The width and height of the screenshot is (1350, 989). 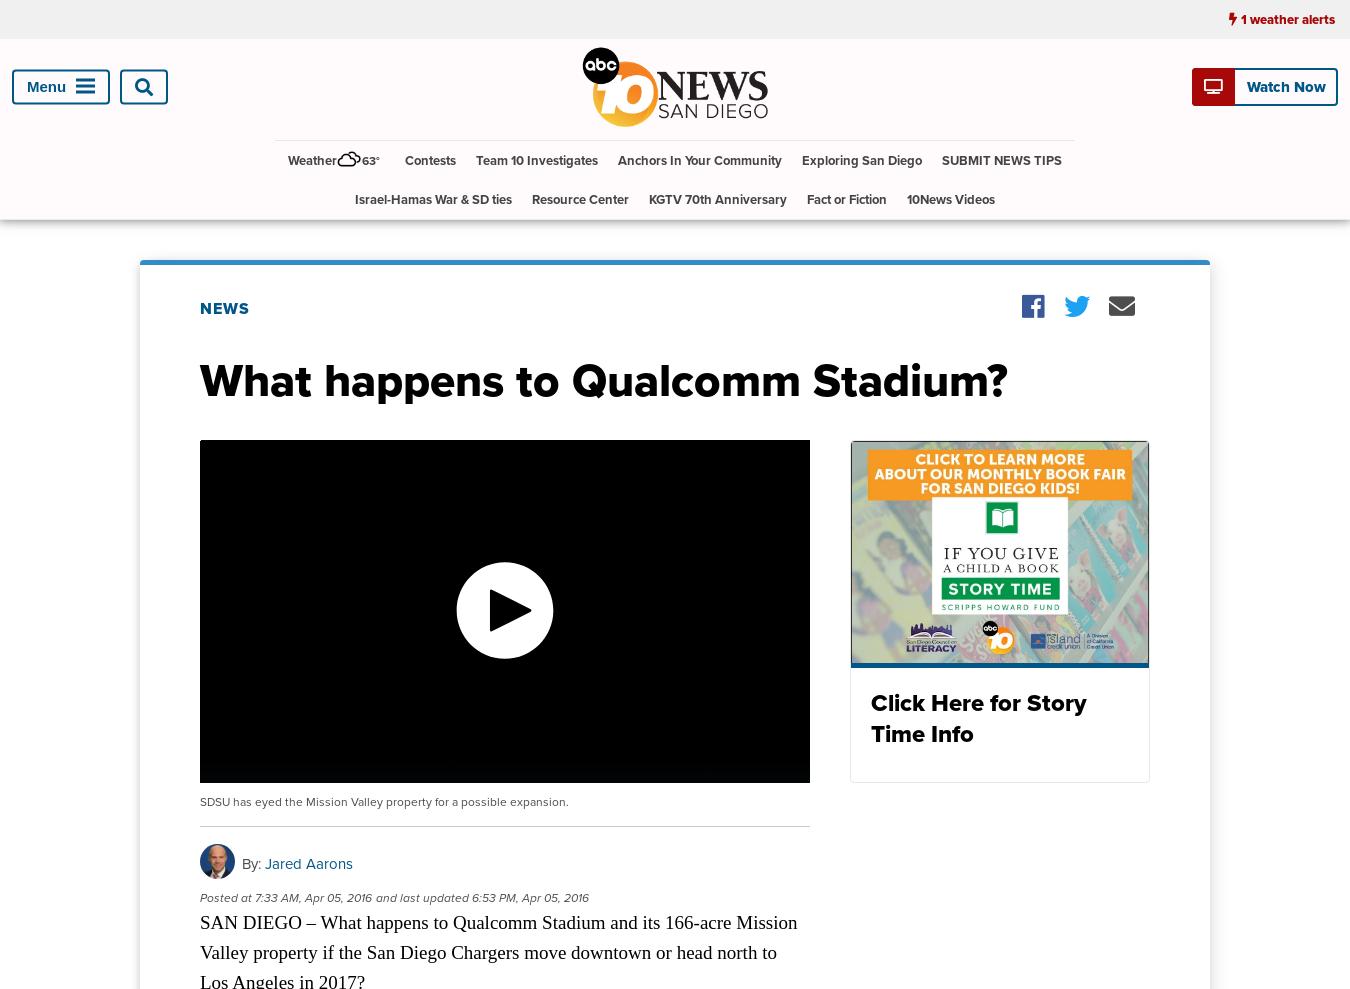 I want to click on 'and last updated', so click(x=422, y=897).